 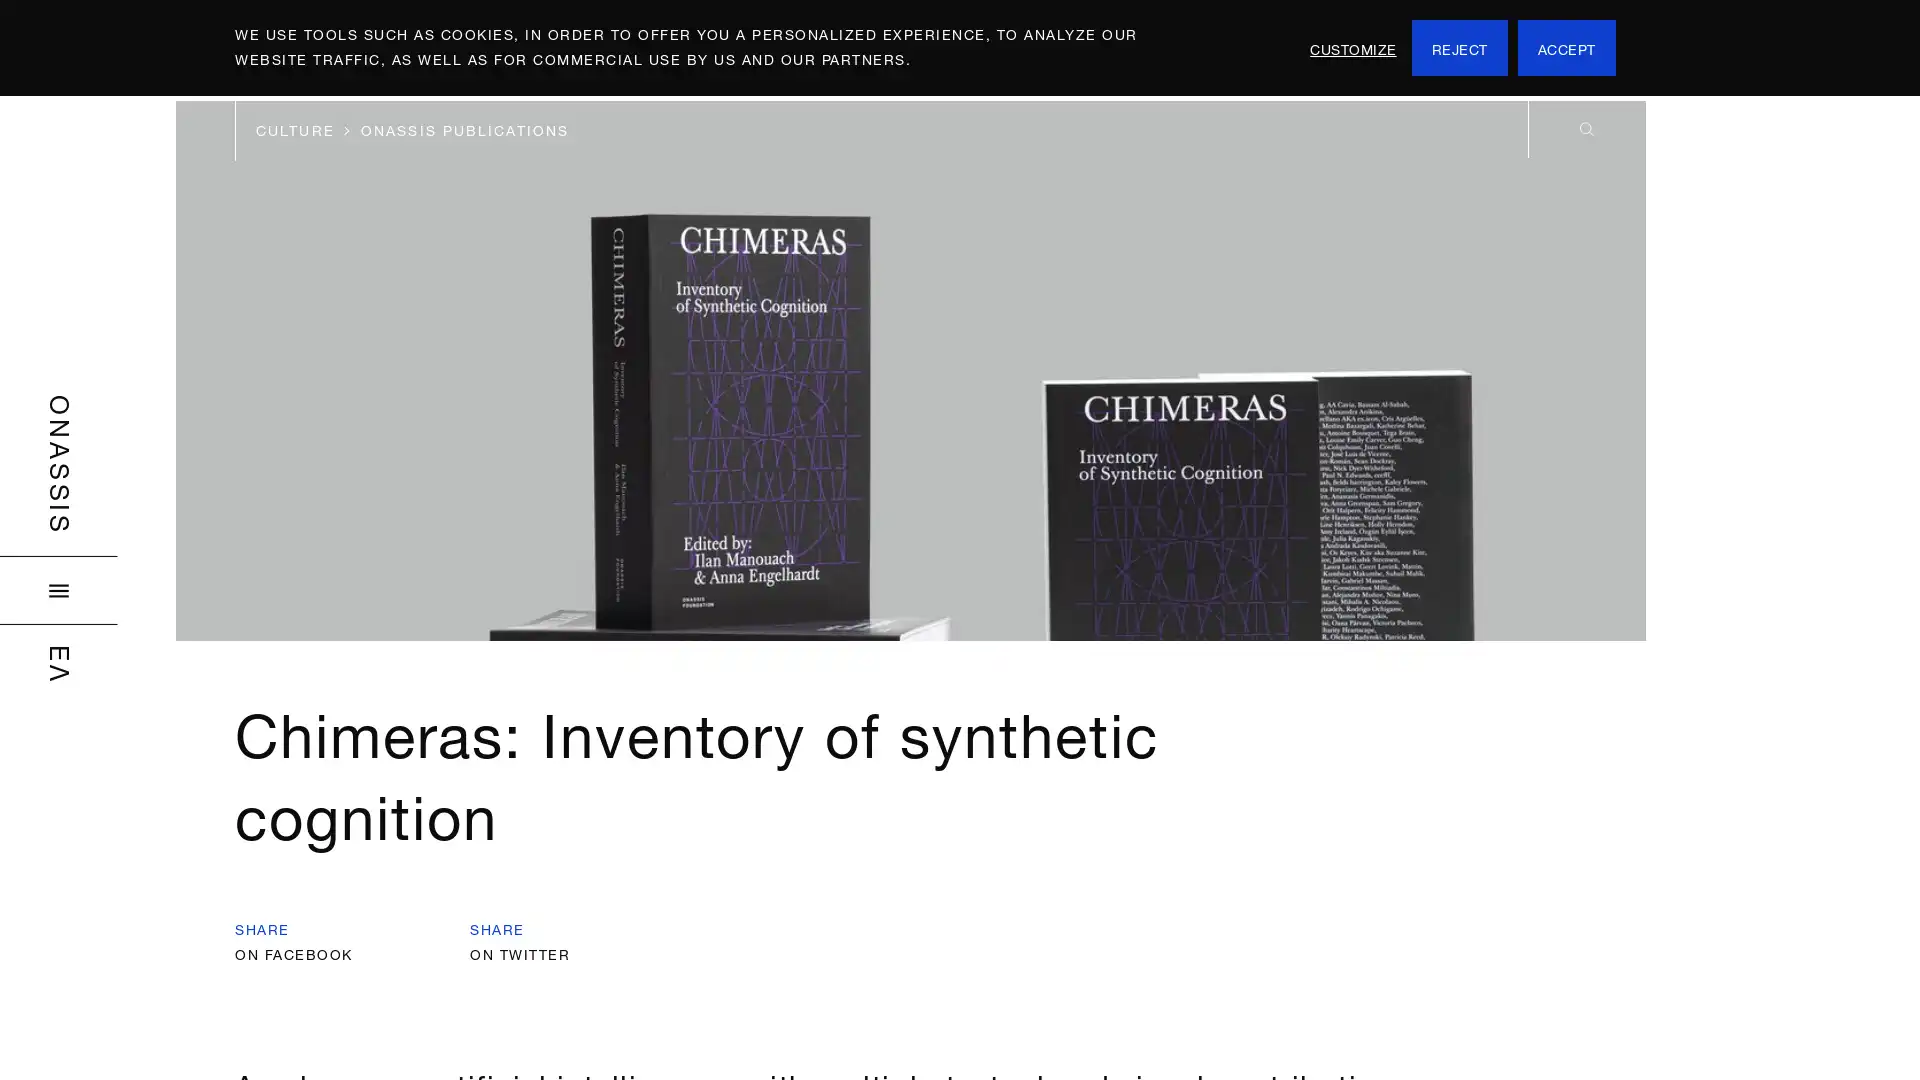 What do you see at coordinates (1459, 46) in the screenshot?
I see `REJECT` at bounding box center [1459, 46].